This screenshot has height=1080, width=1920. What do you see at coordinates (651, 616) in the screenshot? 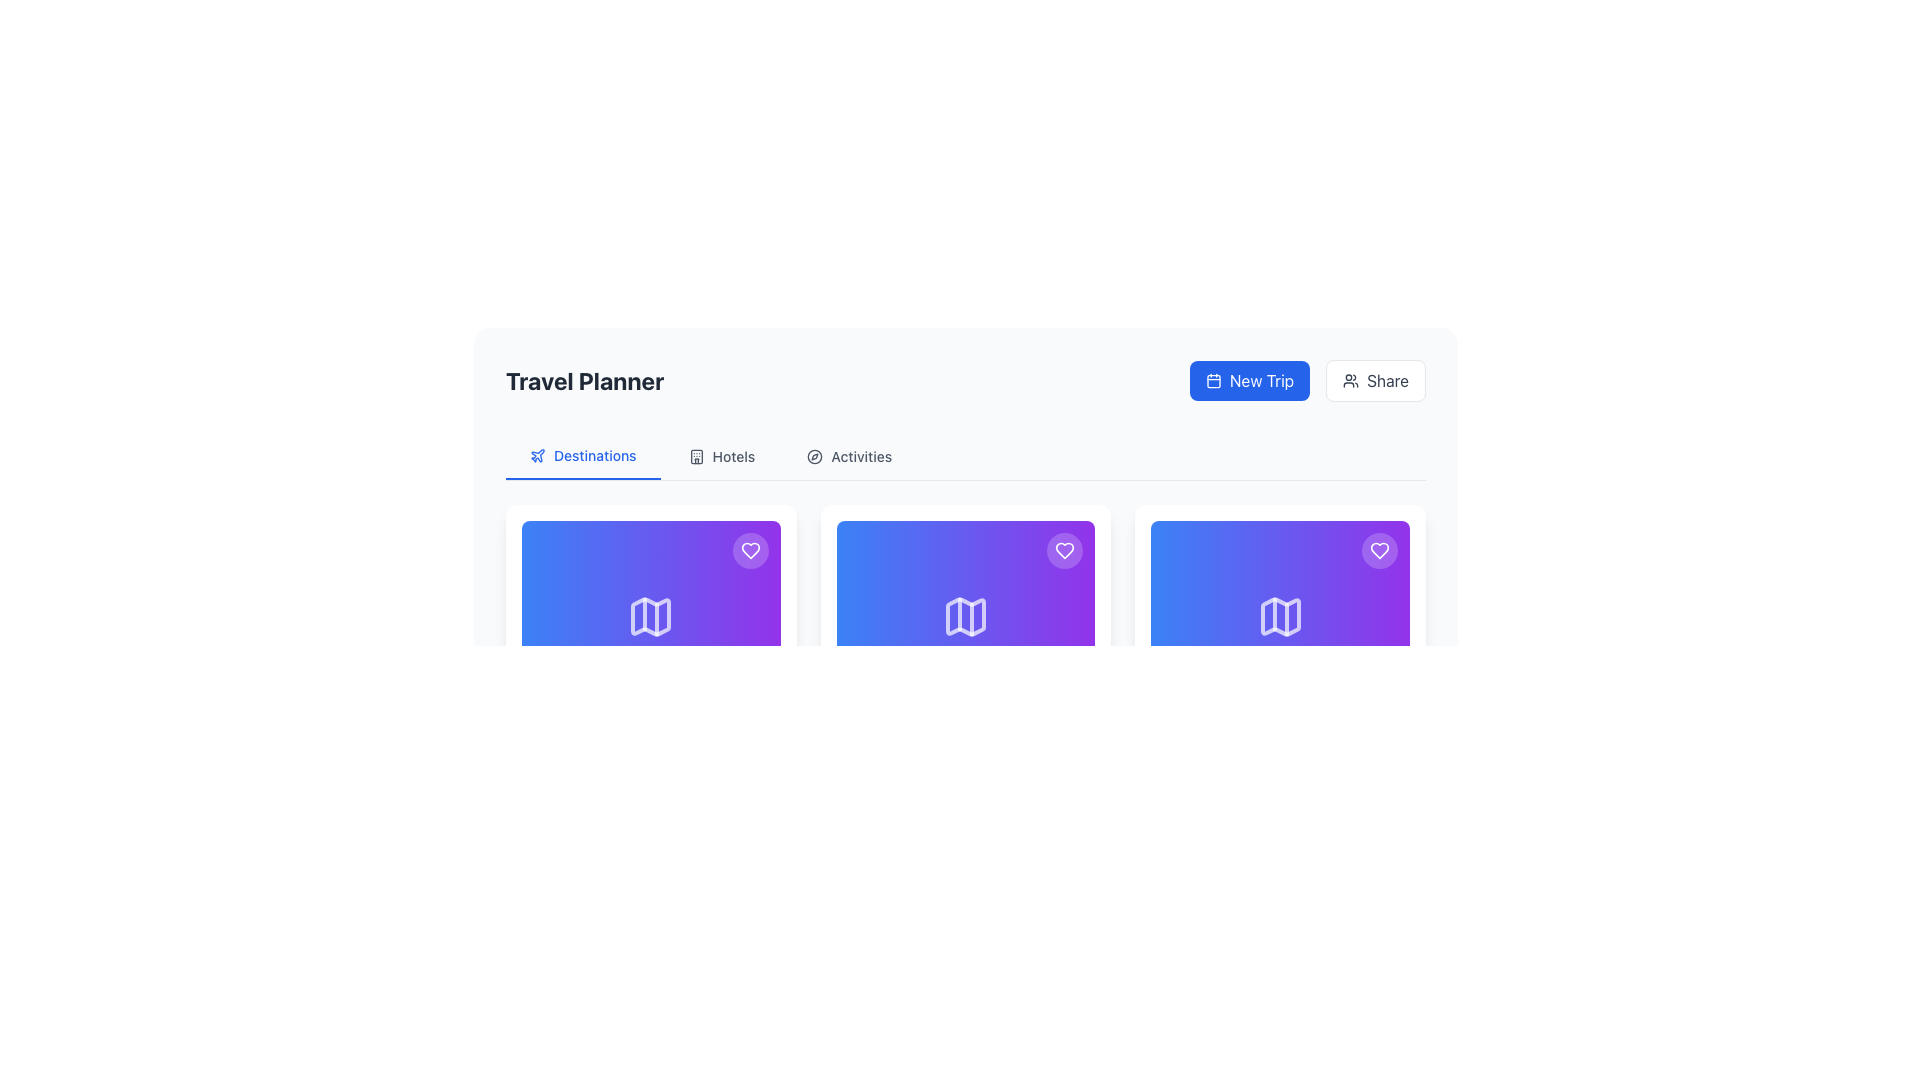
I see `to select the first card in the 'Destinations' section, which has a gradient background from blue to purple and a map icon at its center` at bounding box center [651, 616].